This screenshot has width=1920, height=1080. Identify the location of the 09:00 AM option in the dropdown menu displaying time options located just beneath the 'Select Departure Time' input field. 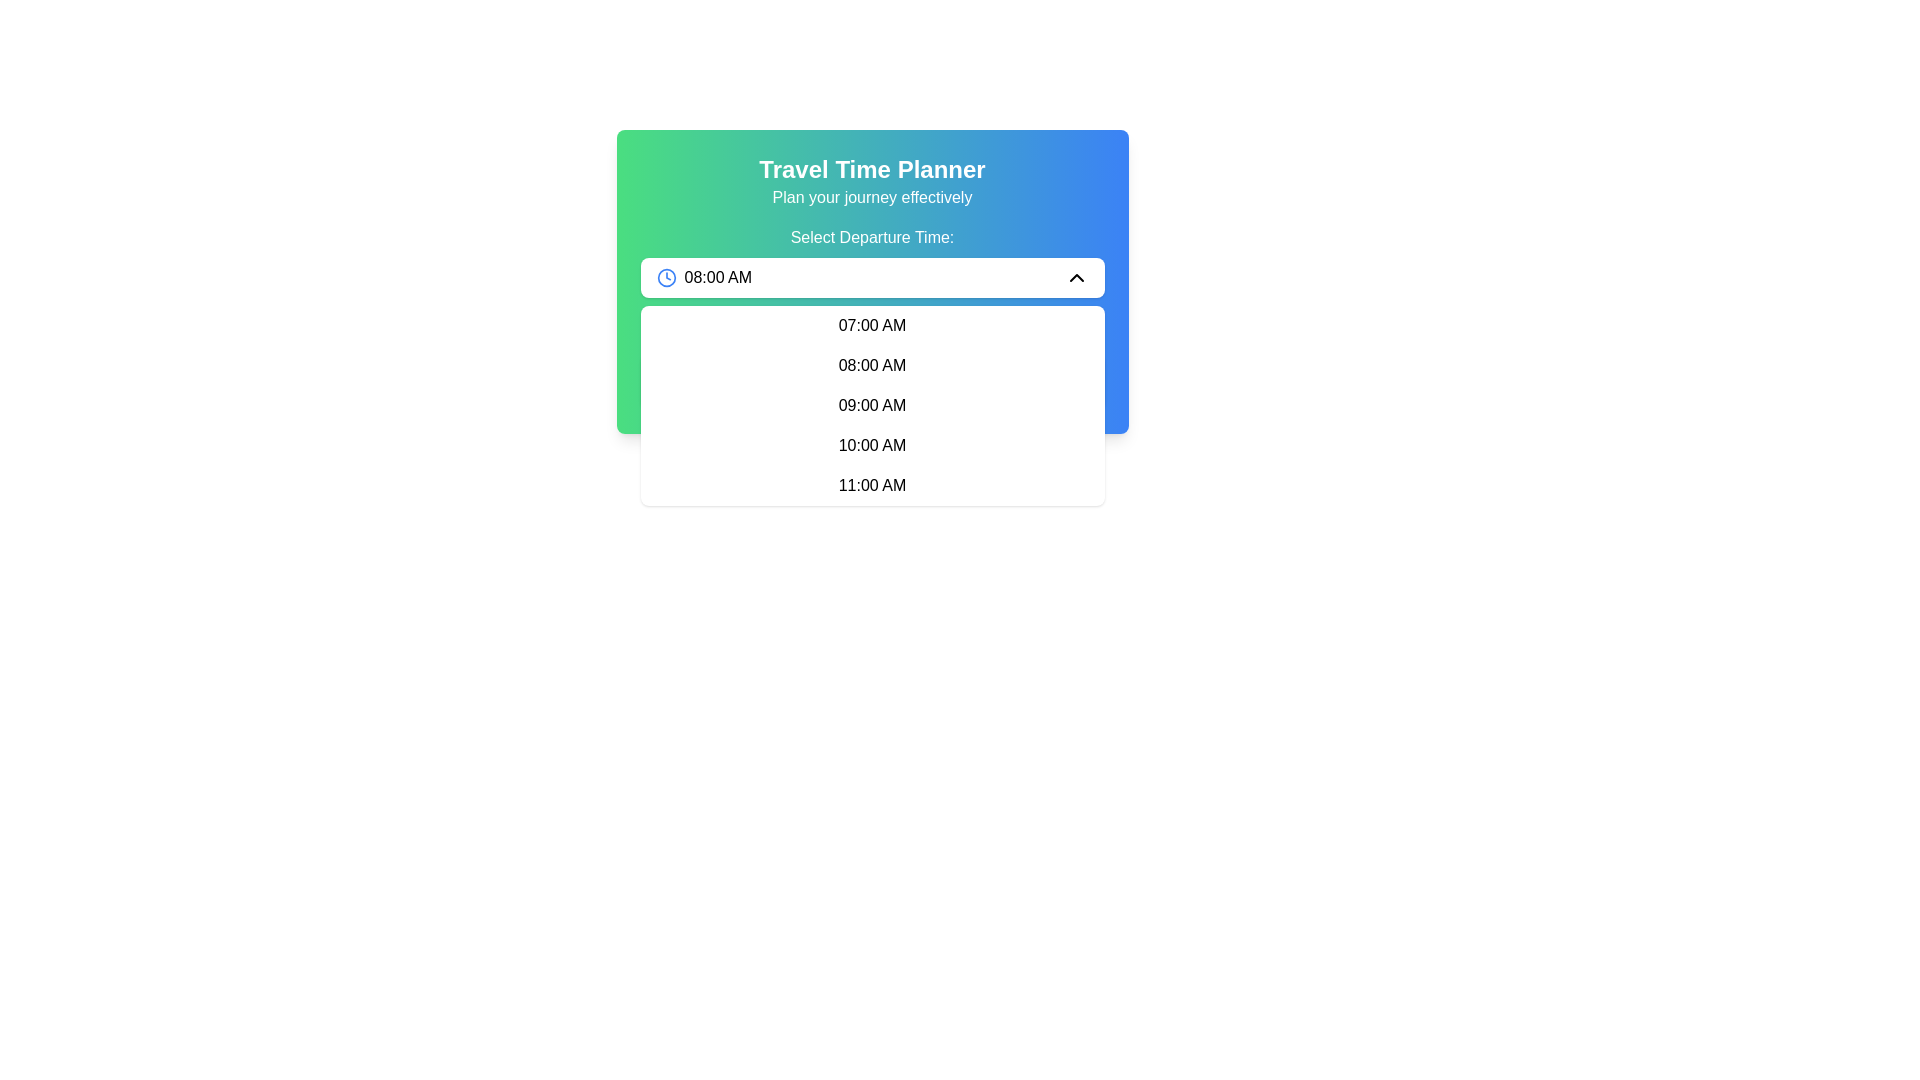
(872, 405).